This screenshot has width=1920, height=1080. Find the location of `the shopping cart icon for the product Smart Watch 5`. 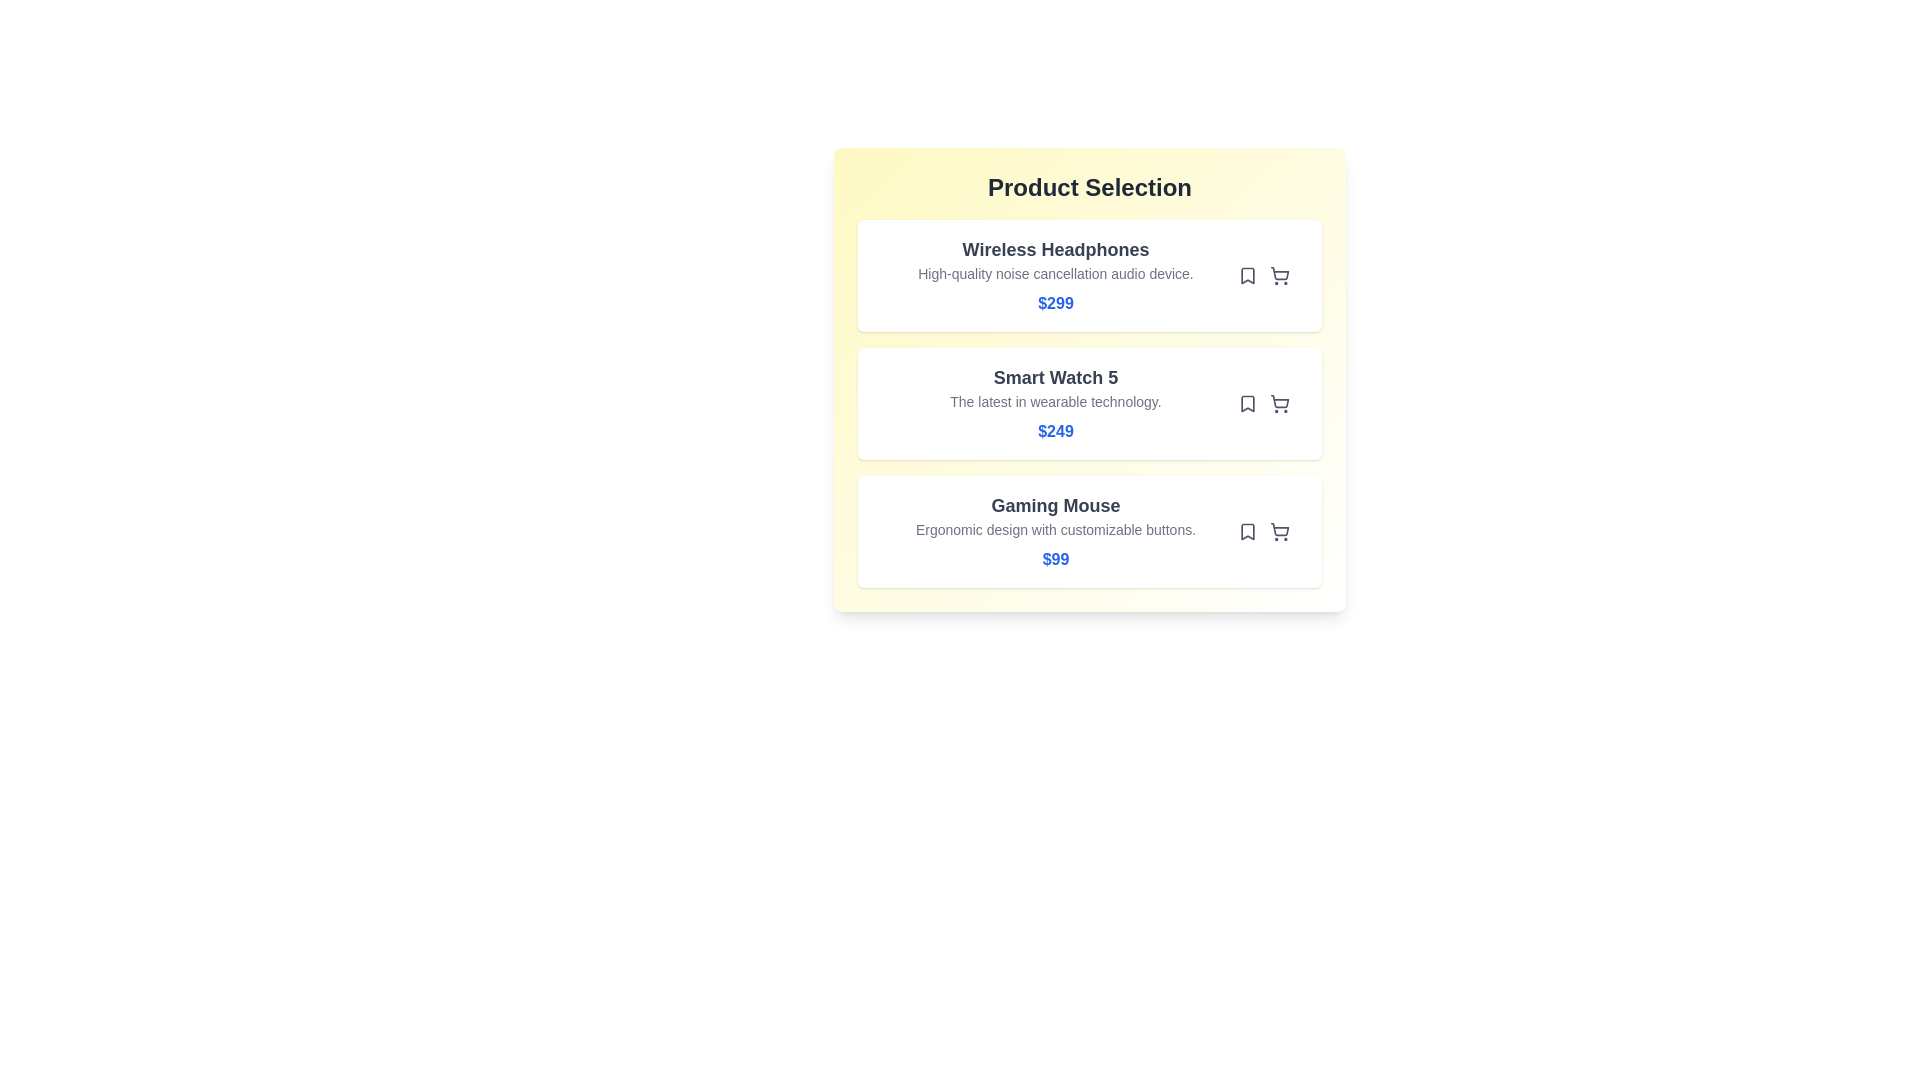

the shopping cart icon for the product Smart Watch 5 is located at coordinates (1280, 404).